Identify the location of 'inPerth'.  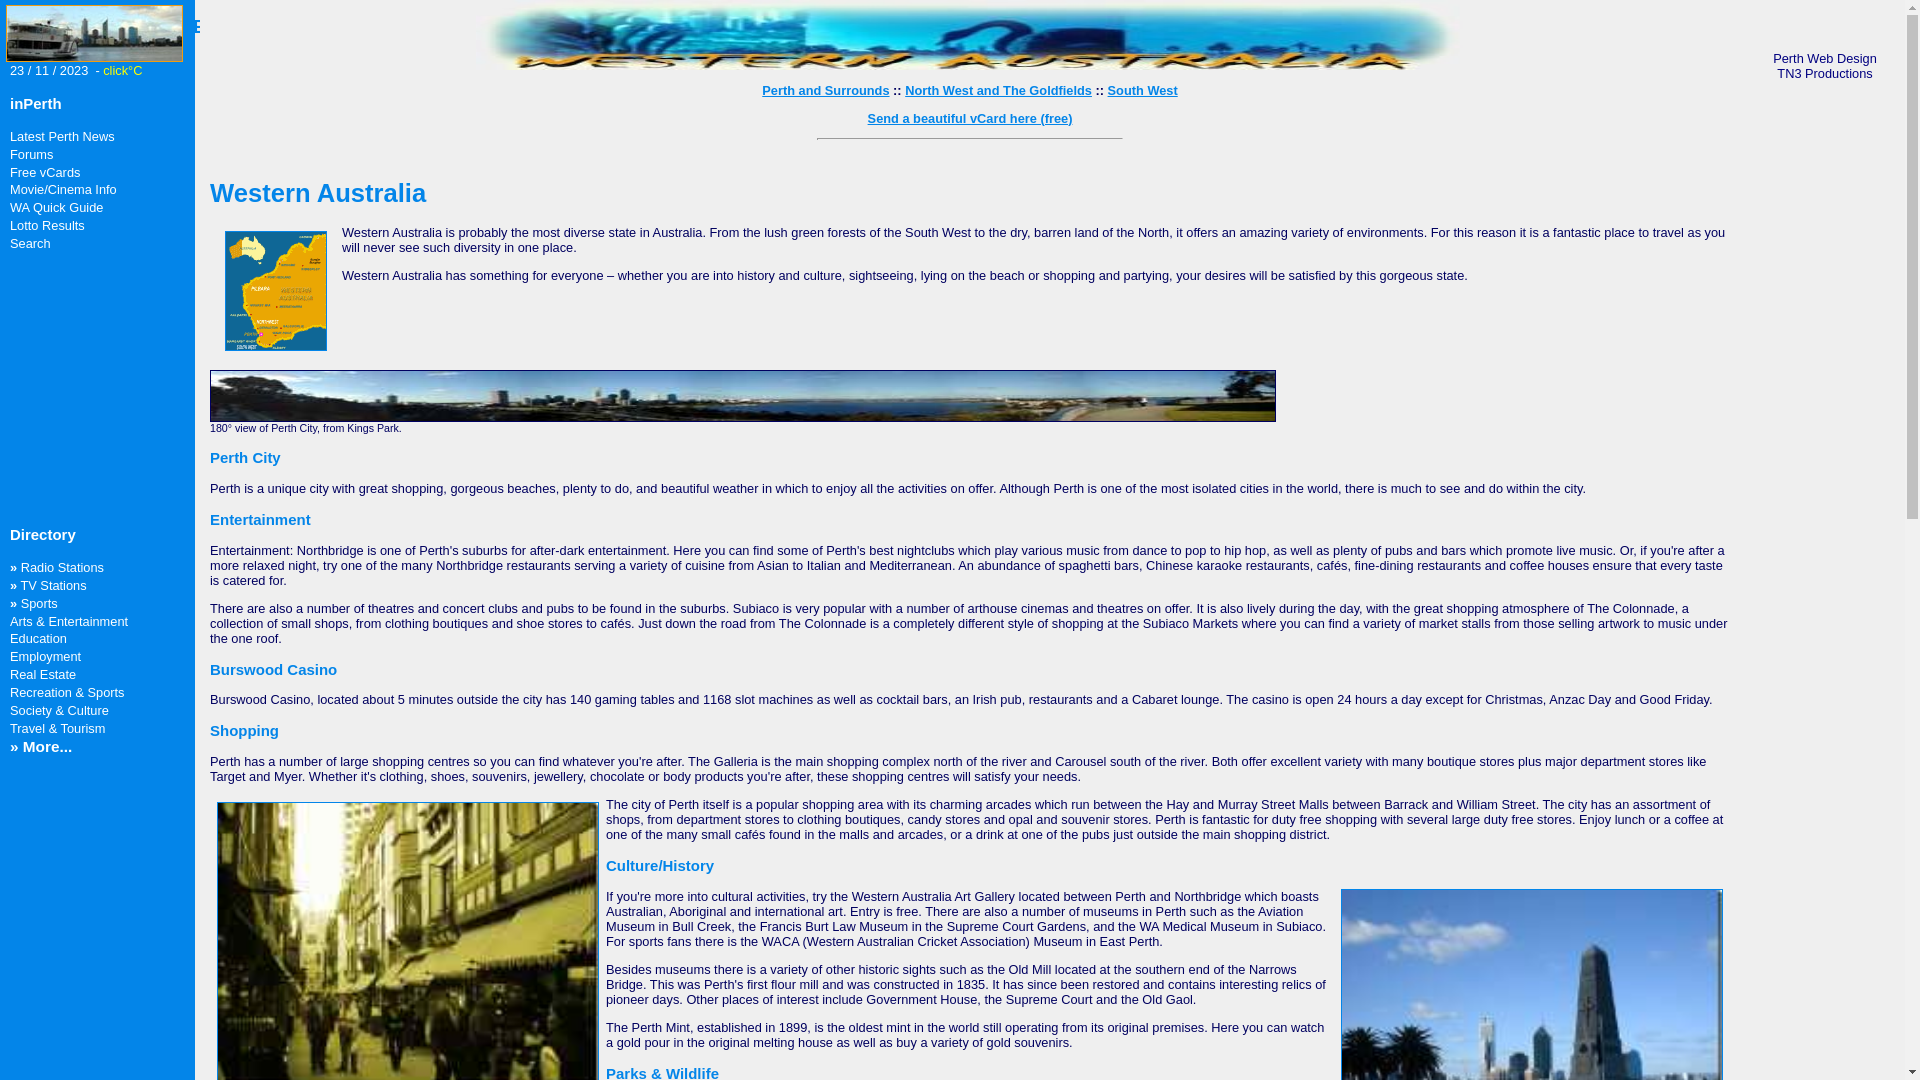
(36, 103).